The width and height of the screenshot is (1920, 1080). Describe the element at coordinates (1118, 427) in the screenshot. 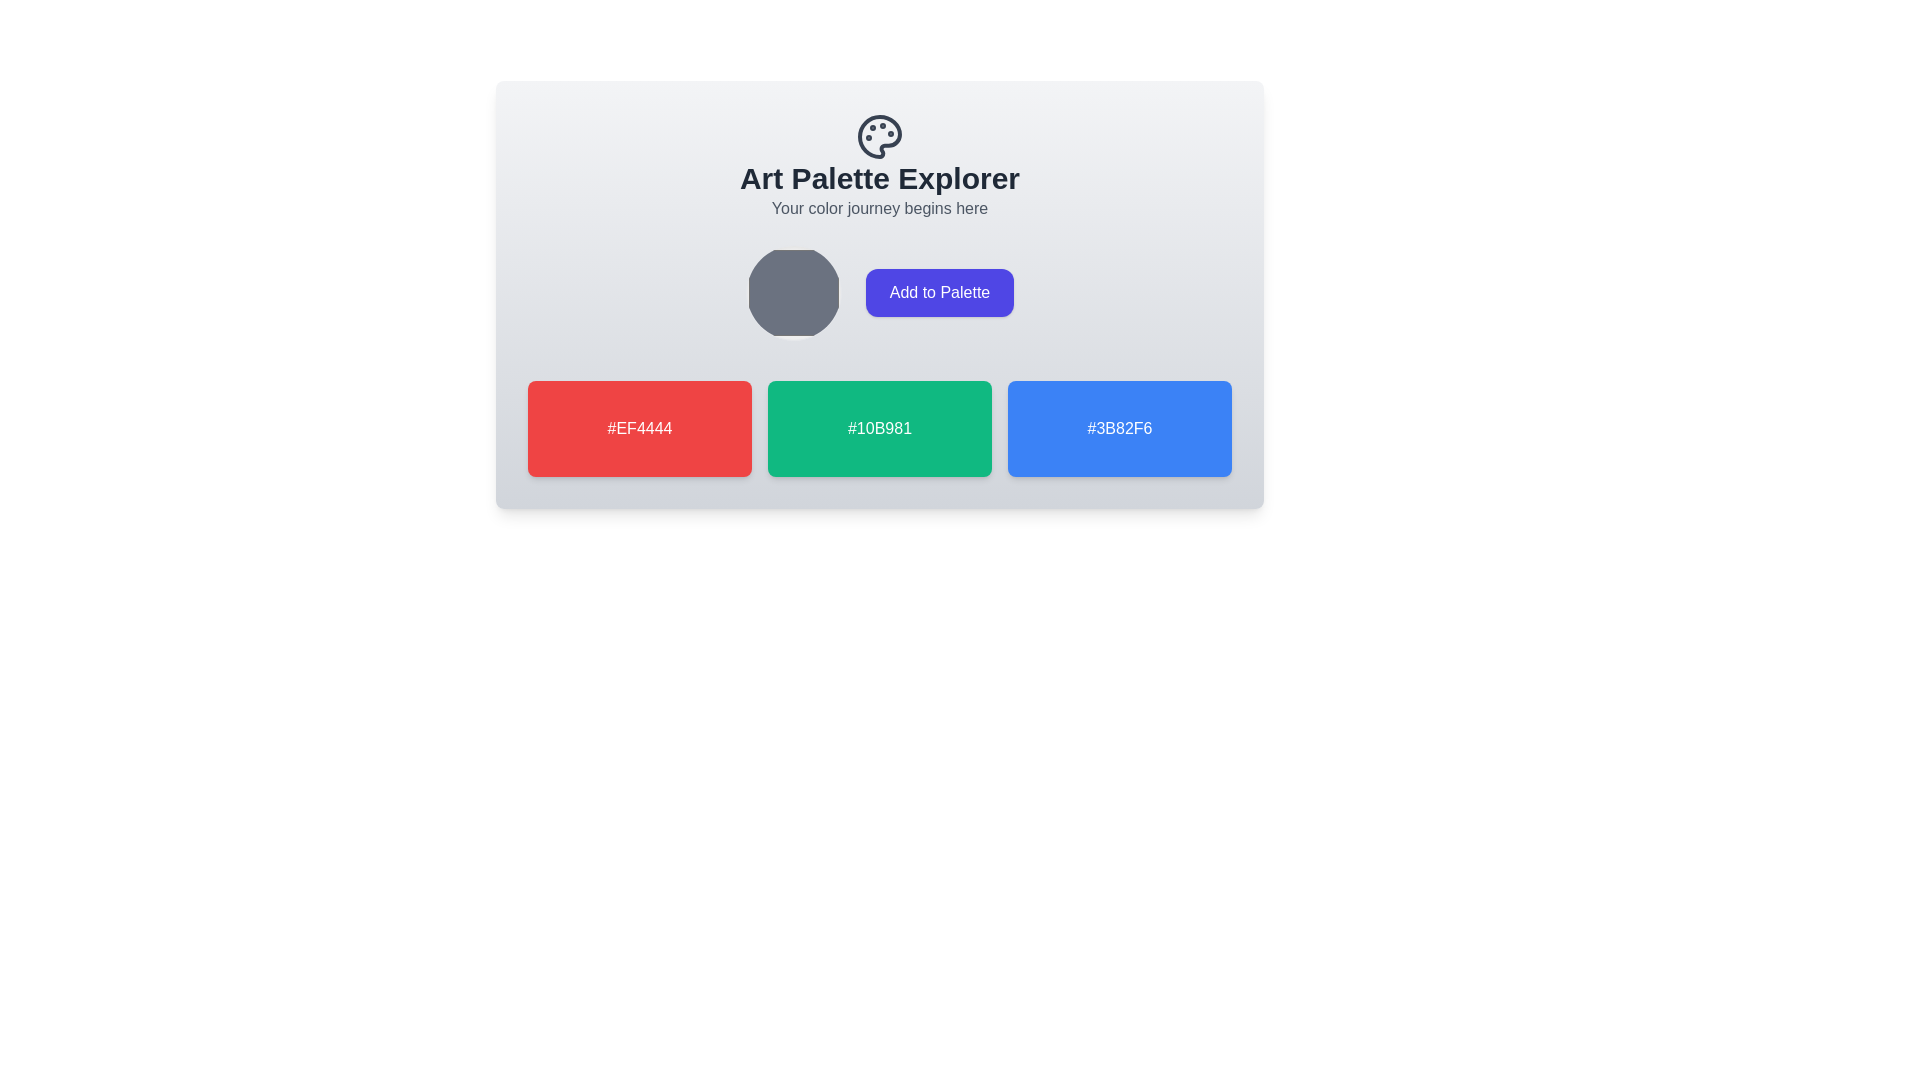

I see `the non-interactive text label that displays the color code for the blue tile, centrally aligned within the blue rectangular tile located at the rightmost position of a row beneath the title 'Art Palette Explorer' and the 'Add to Palette' button` at that location.